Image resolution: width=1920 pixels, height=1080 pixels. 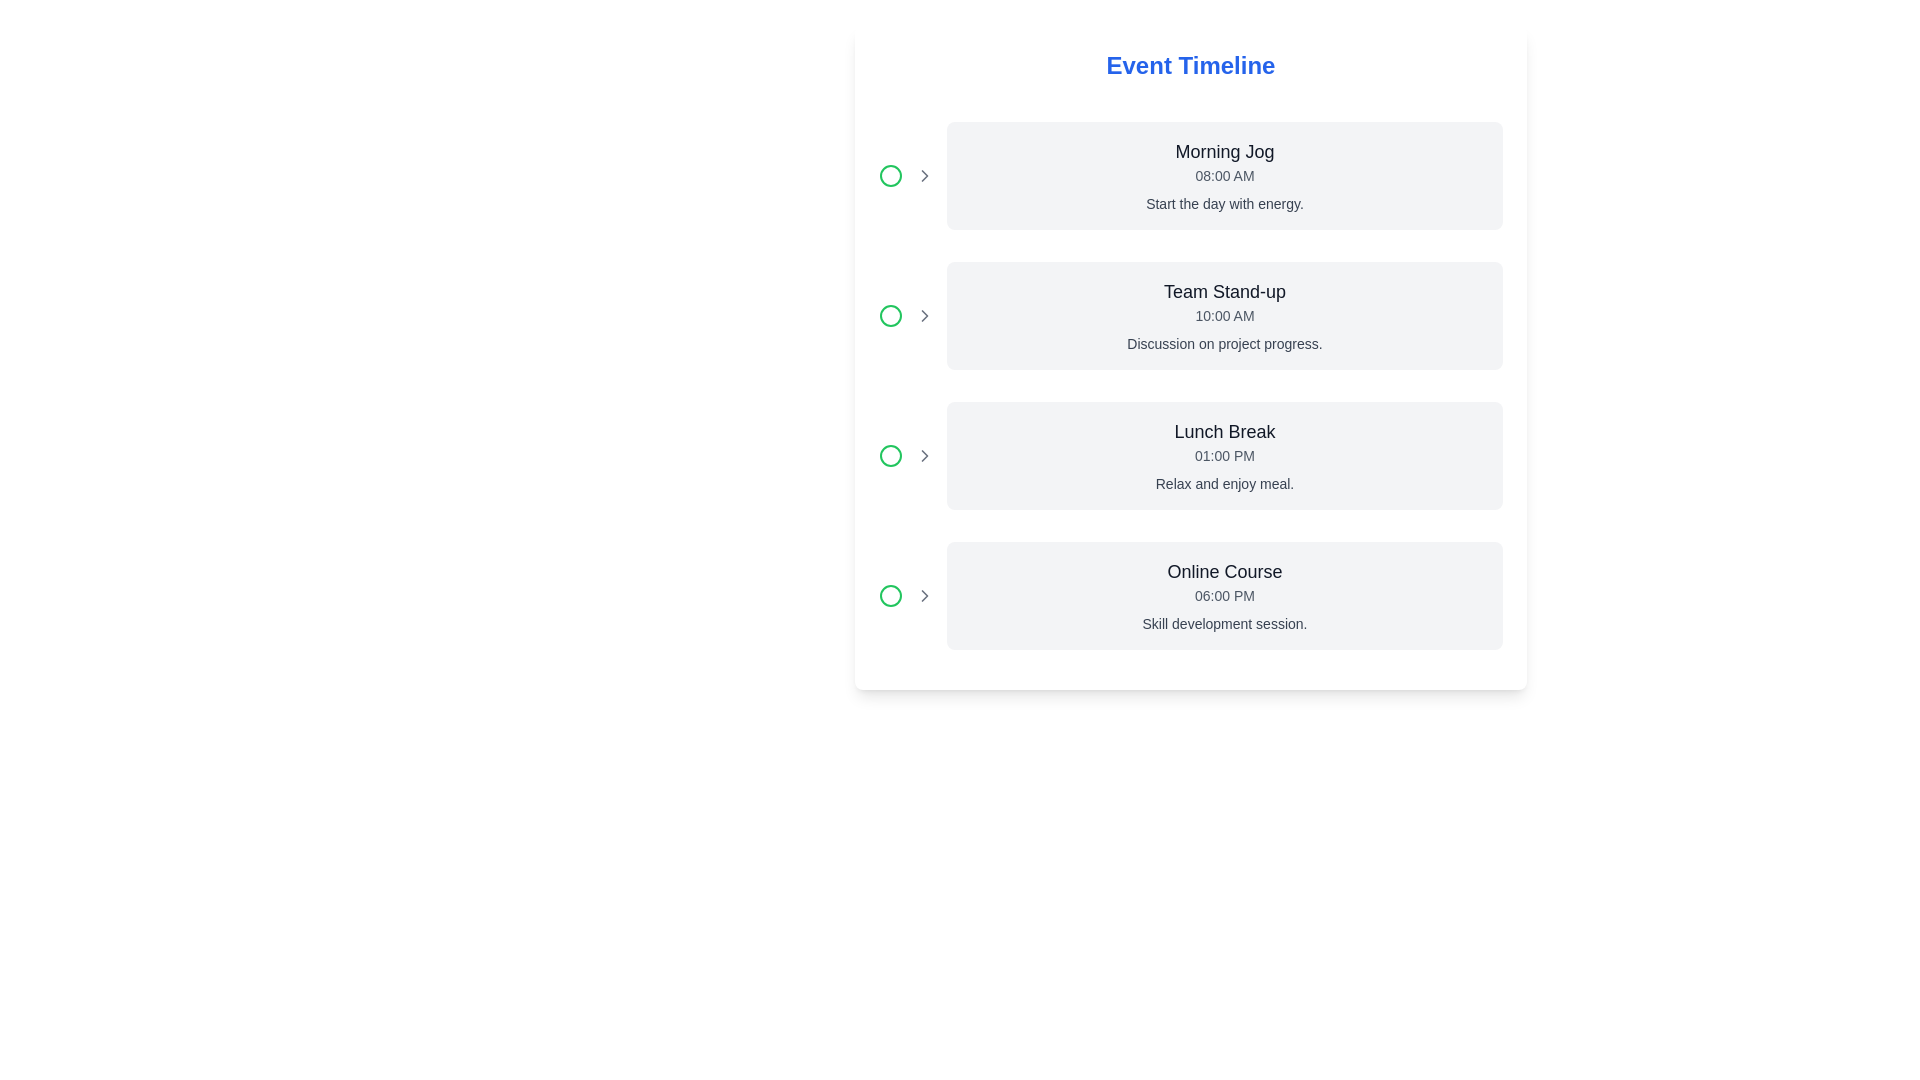 I want to click on the rightmost icon within the 'Online Course' entry, so click(x=924, y=595).